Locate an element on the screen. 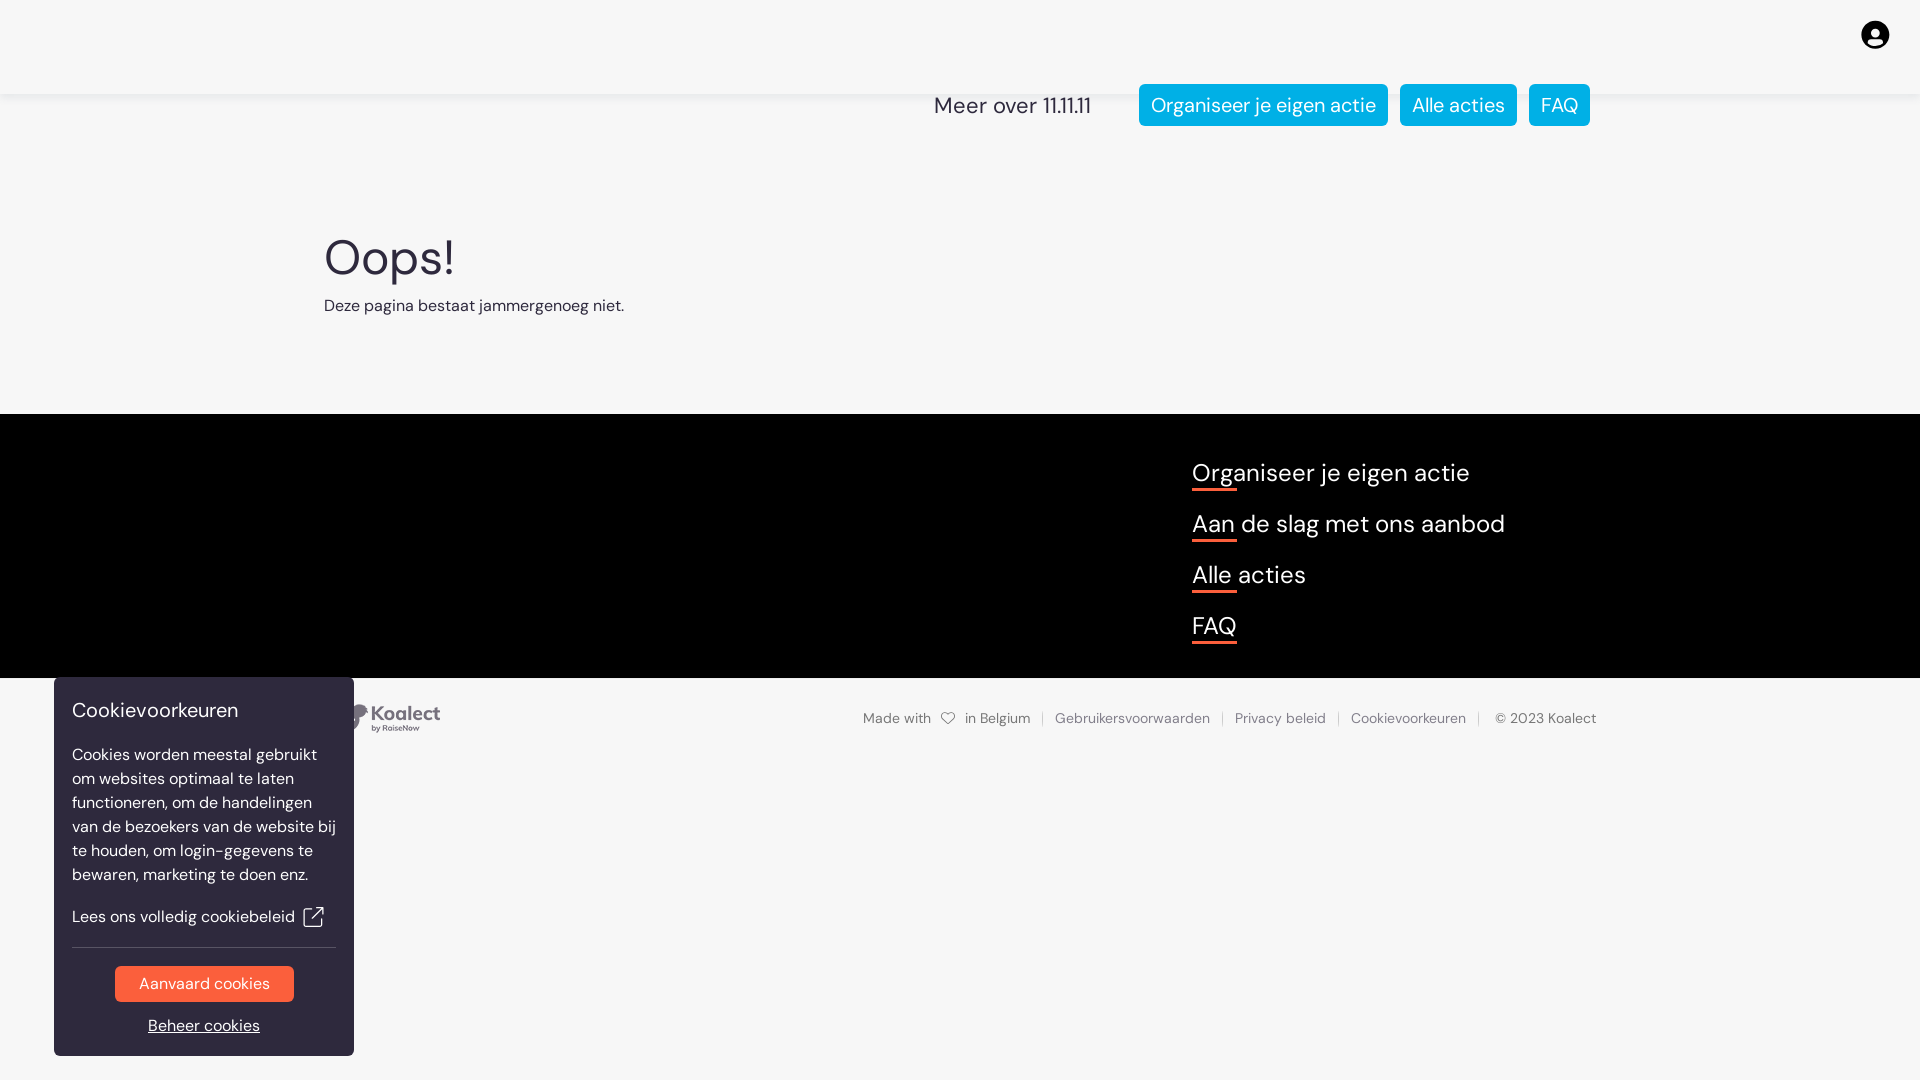 The height and width of the screenshot is (1080, 1920). 'FAQ' is located at coordinates (1558, 104).